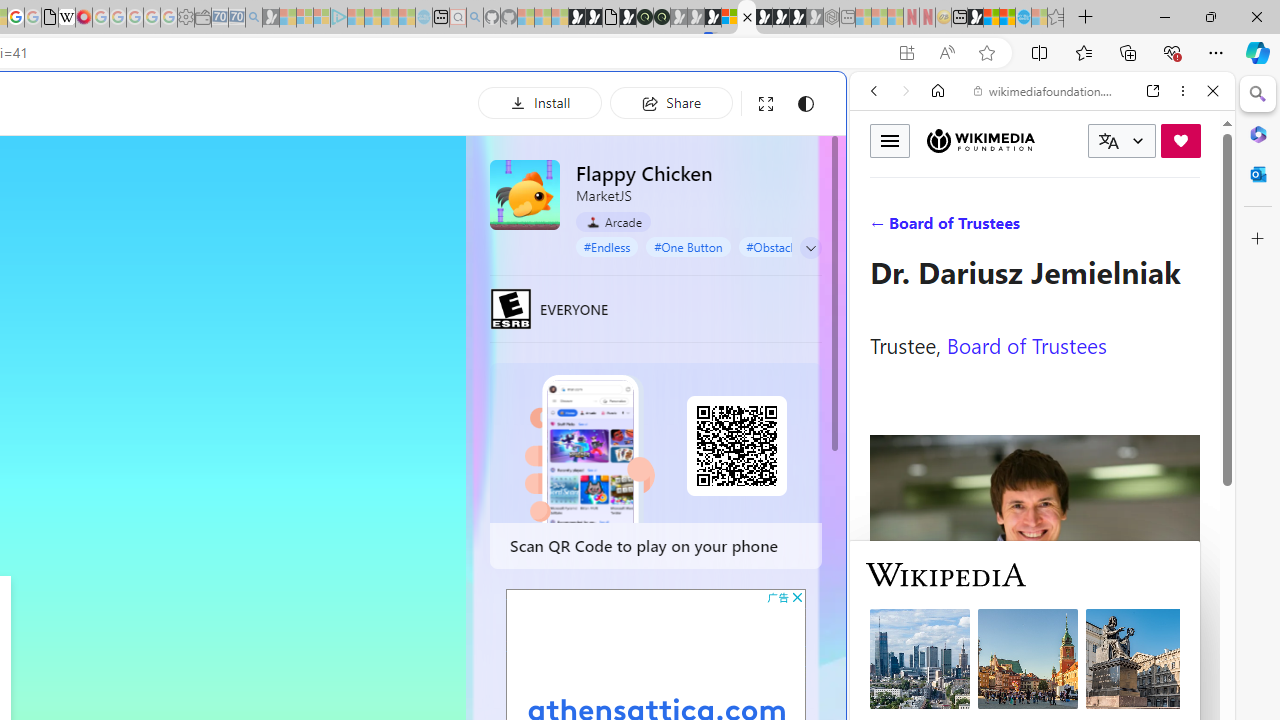 The image size is (1280, 720). What do you see at coordinates (981, 139) in the screenshot?
I see `'Wikimedia Foundation'` at bounding box center [981, 139].